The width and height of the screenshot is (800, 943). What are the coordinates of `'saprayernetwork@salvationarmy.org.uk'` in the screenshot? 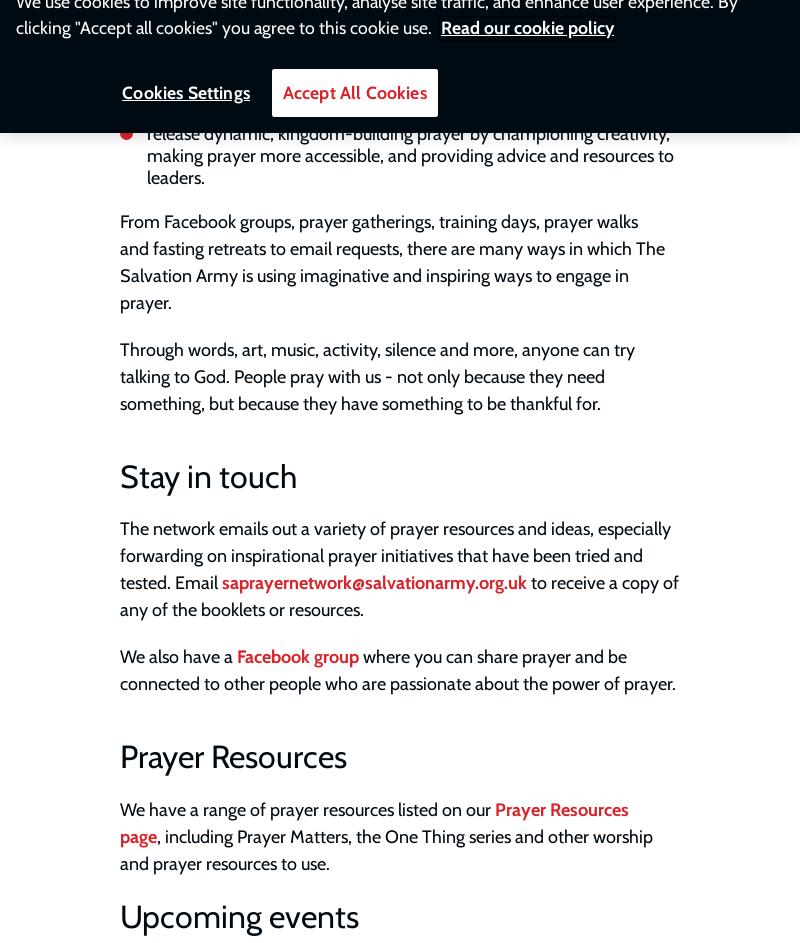 It's located at (222, 581).